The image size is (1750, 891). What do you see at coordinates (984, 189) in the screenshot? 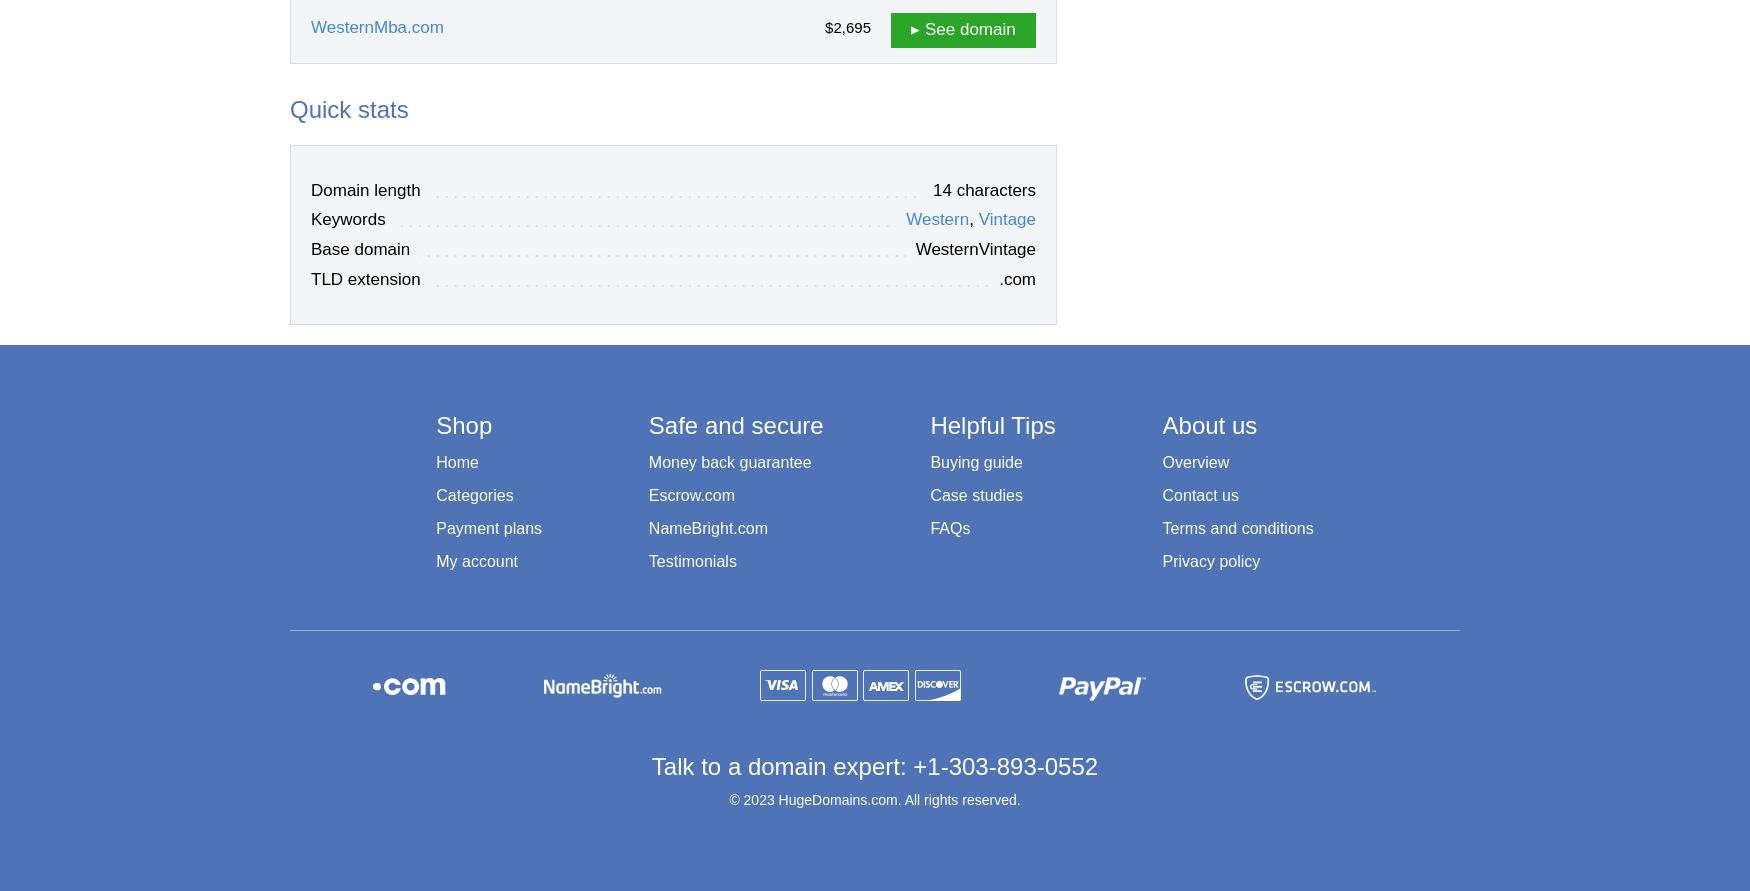
I see `'14 characters'` at bounding box center [984, 189].